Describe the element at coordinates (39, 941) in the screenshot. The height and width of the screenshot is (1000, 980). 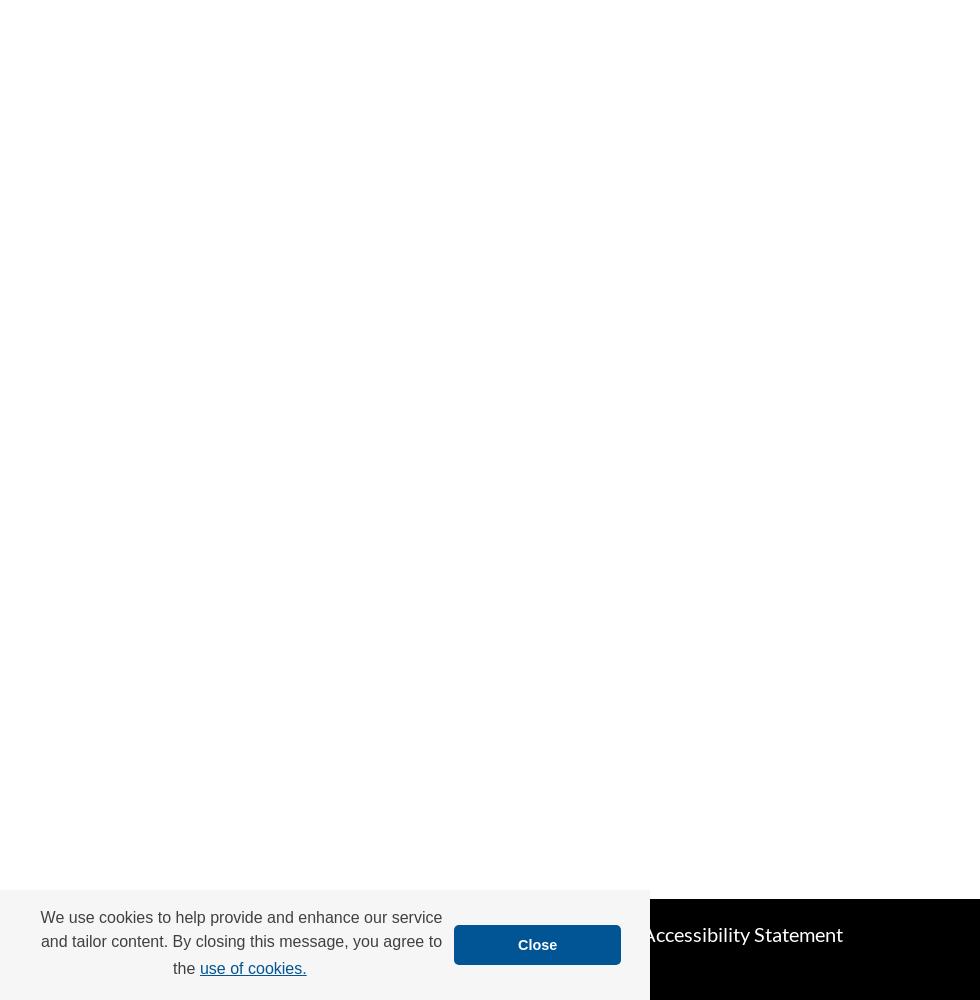
I see `'We use cookies to help provide and enhance our service and tailor content. By closing this message, you agree to the'` at that location.